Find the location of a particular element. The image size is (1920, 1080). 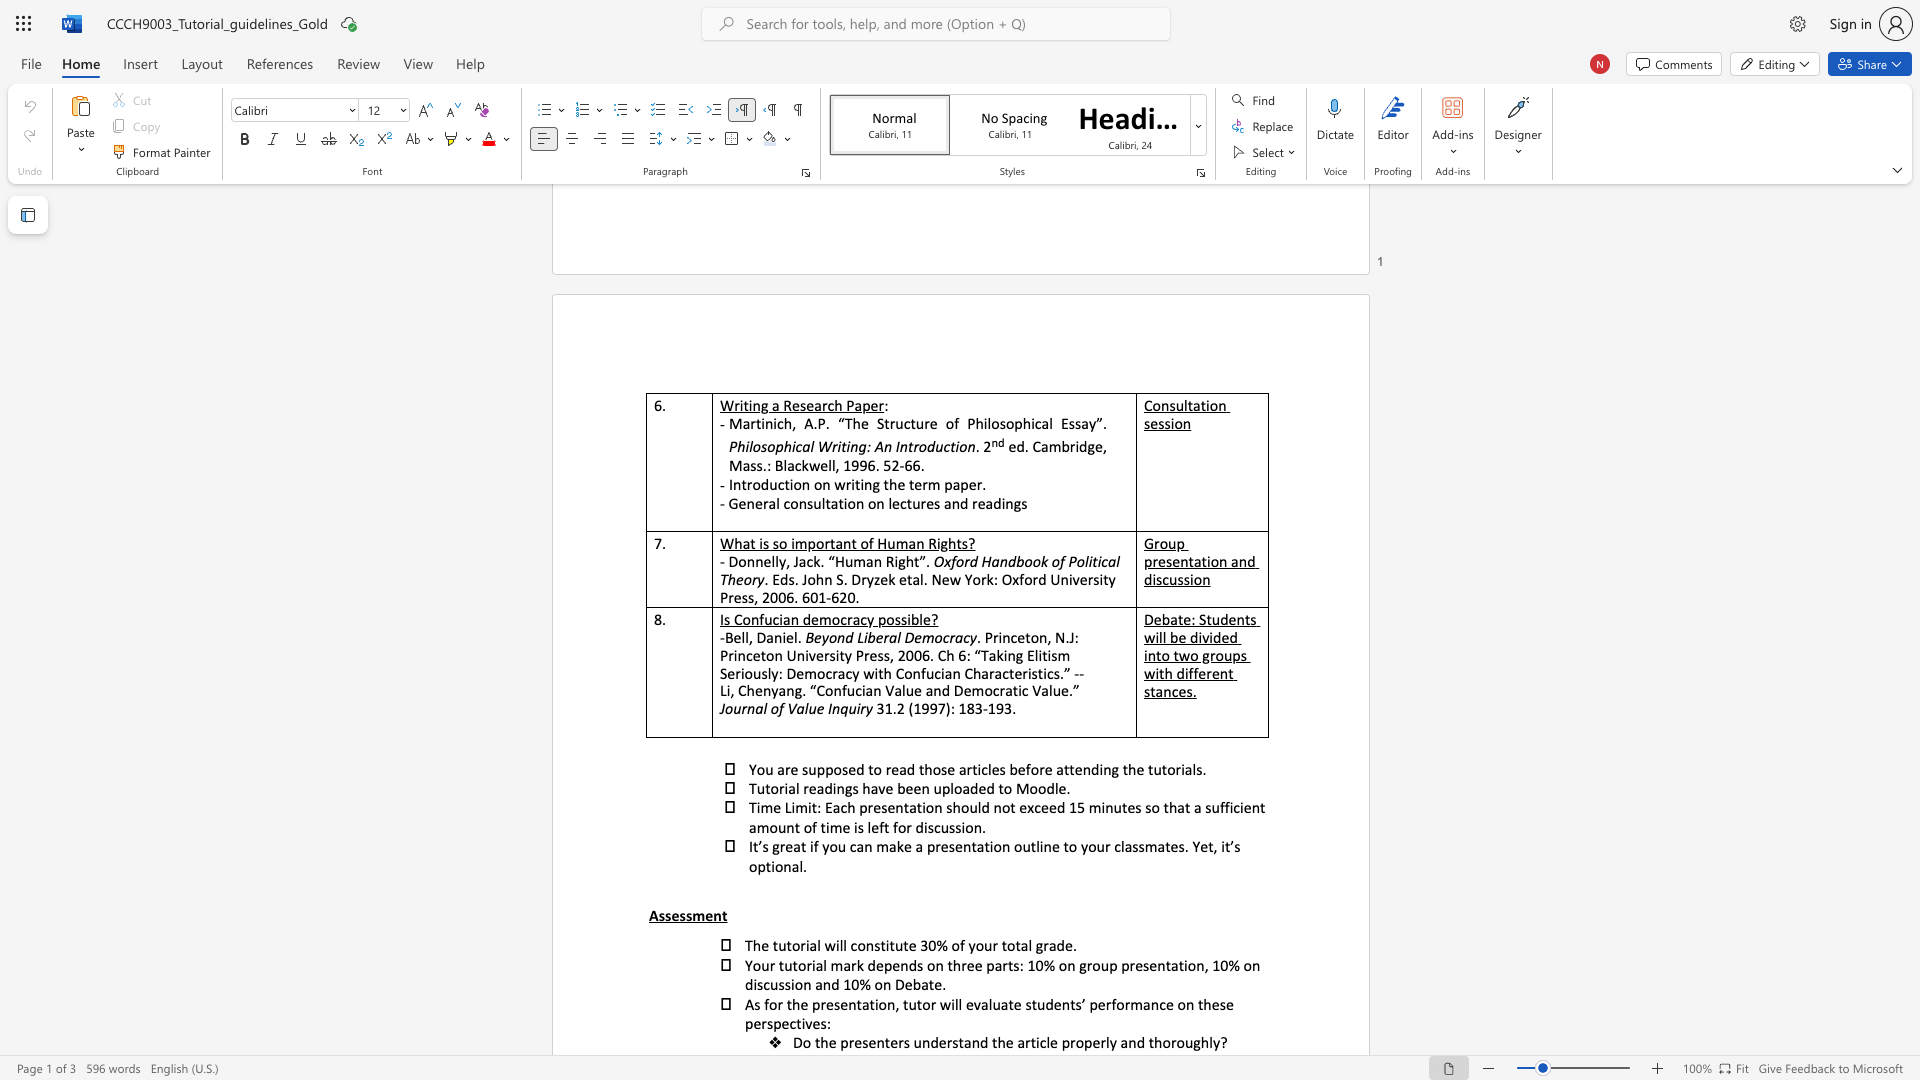

the subset text "sm" within the text "It’s great if you can make a presentation outline to your classmates. Yet, it’s optional." is located at coordinates (1138, 846).